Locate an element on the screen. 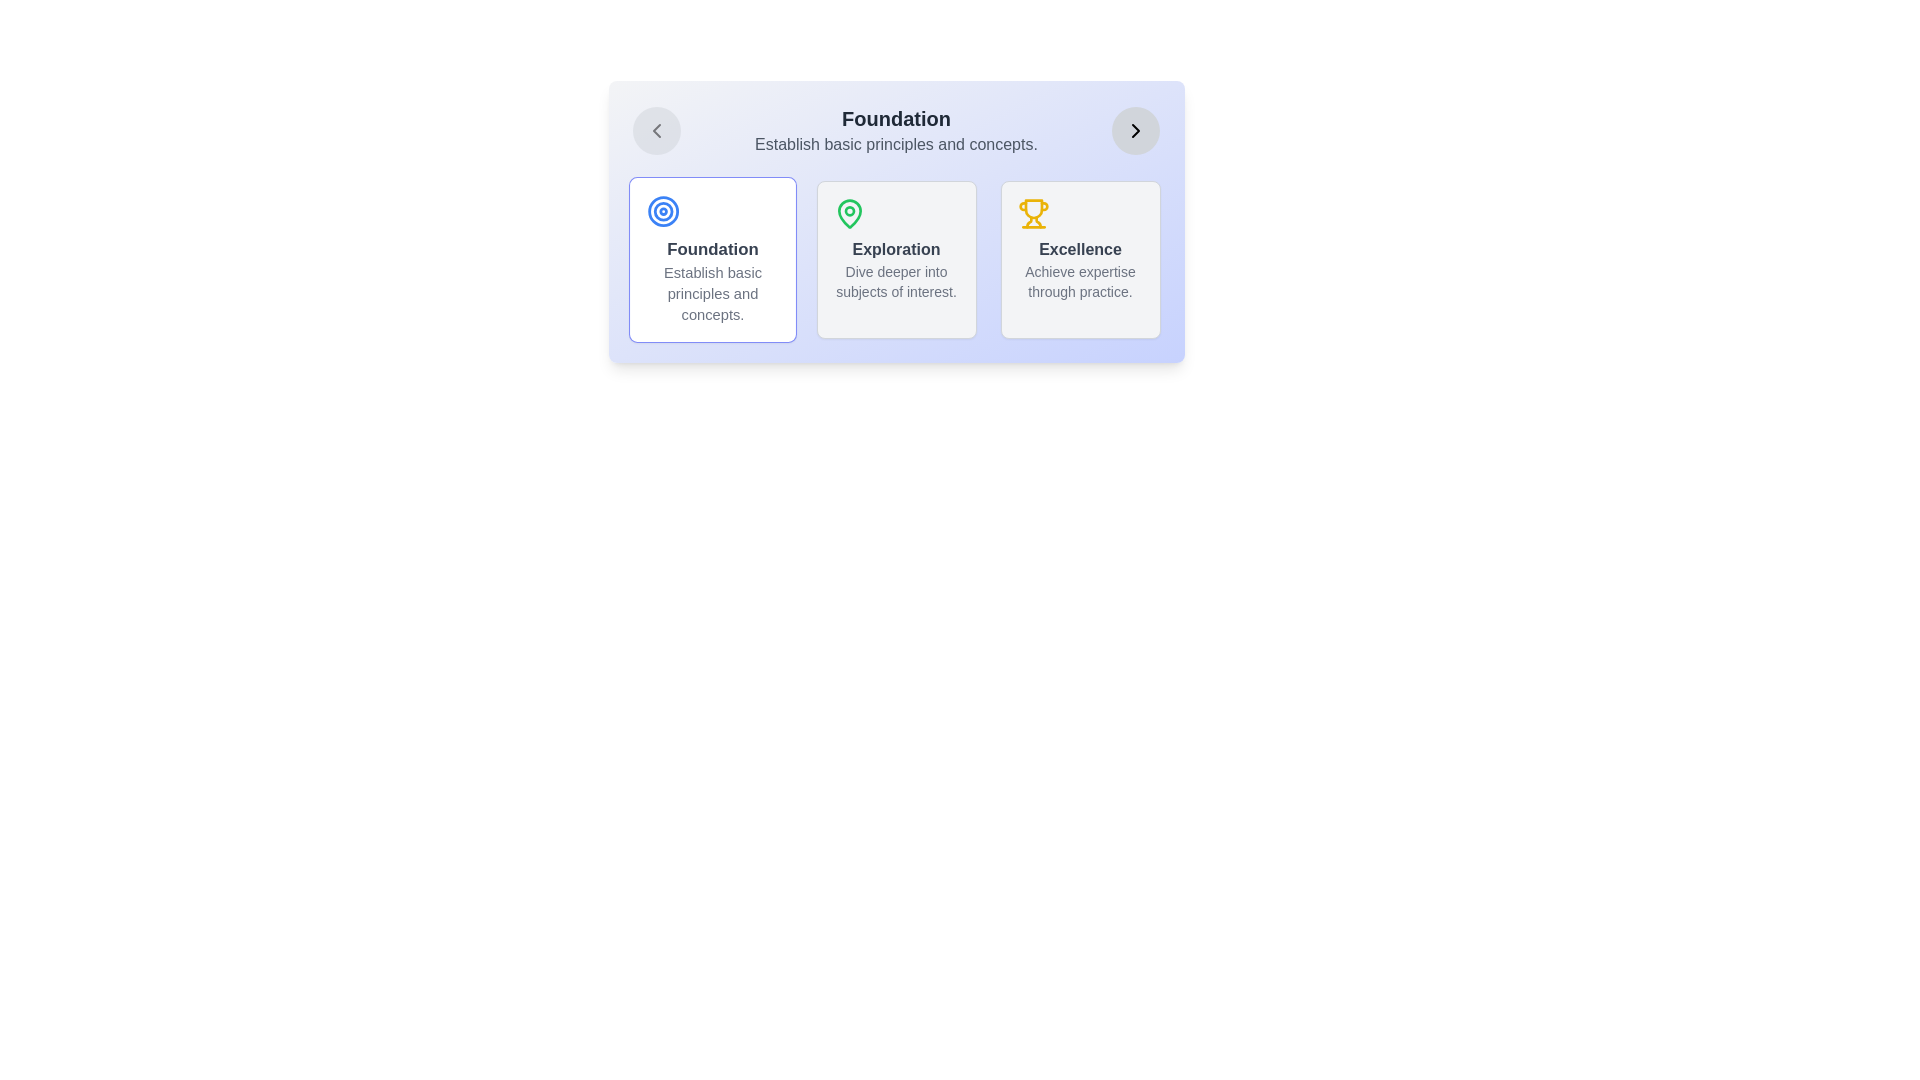  the outermost circle of the target icon that represents the 'Foundation' card, which is the leftmost card in the row of three options is located at coordinates (663, 211).